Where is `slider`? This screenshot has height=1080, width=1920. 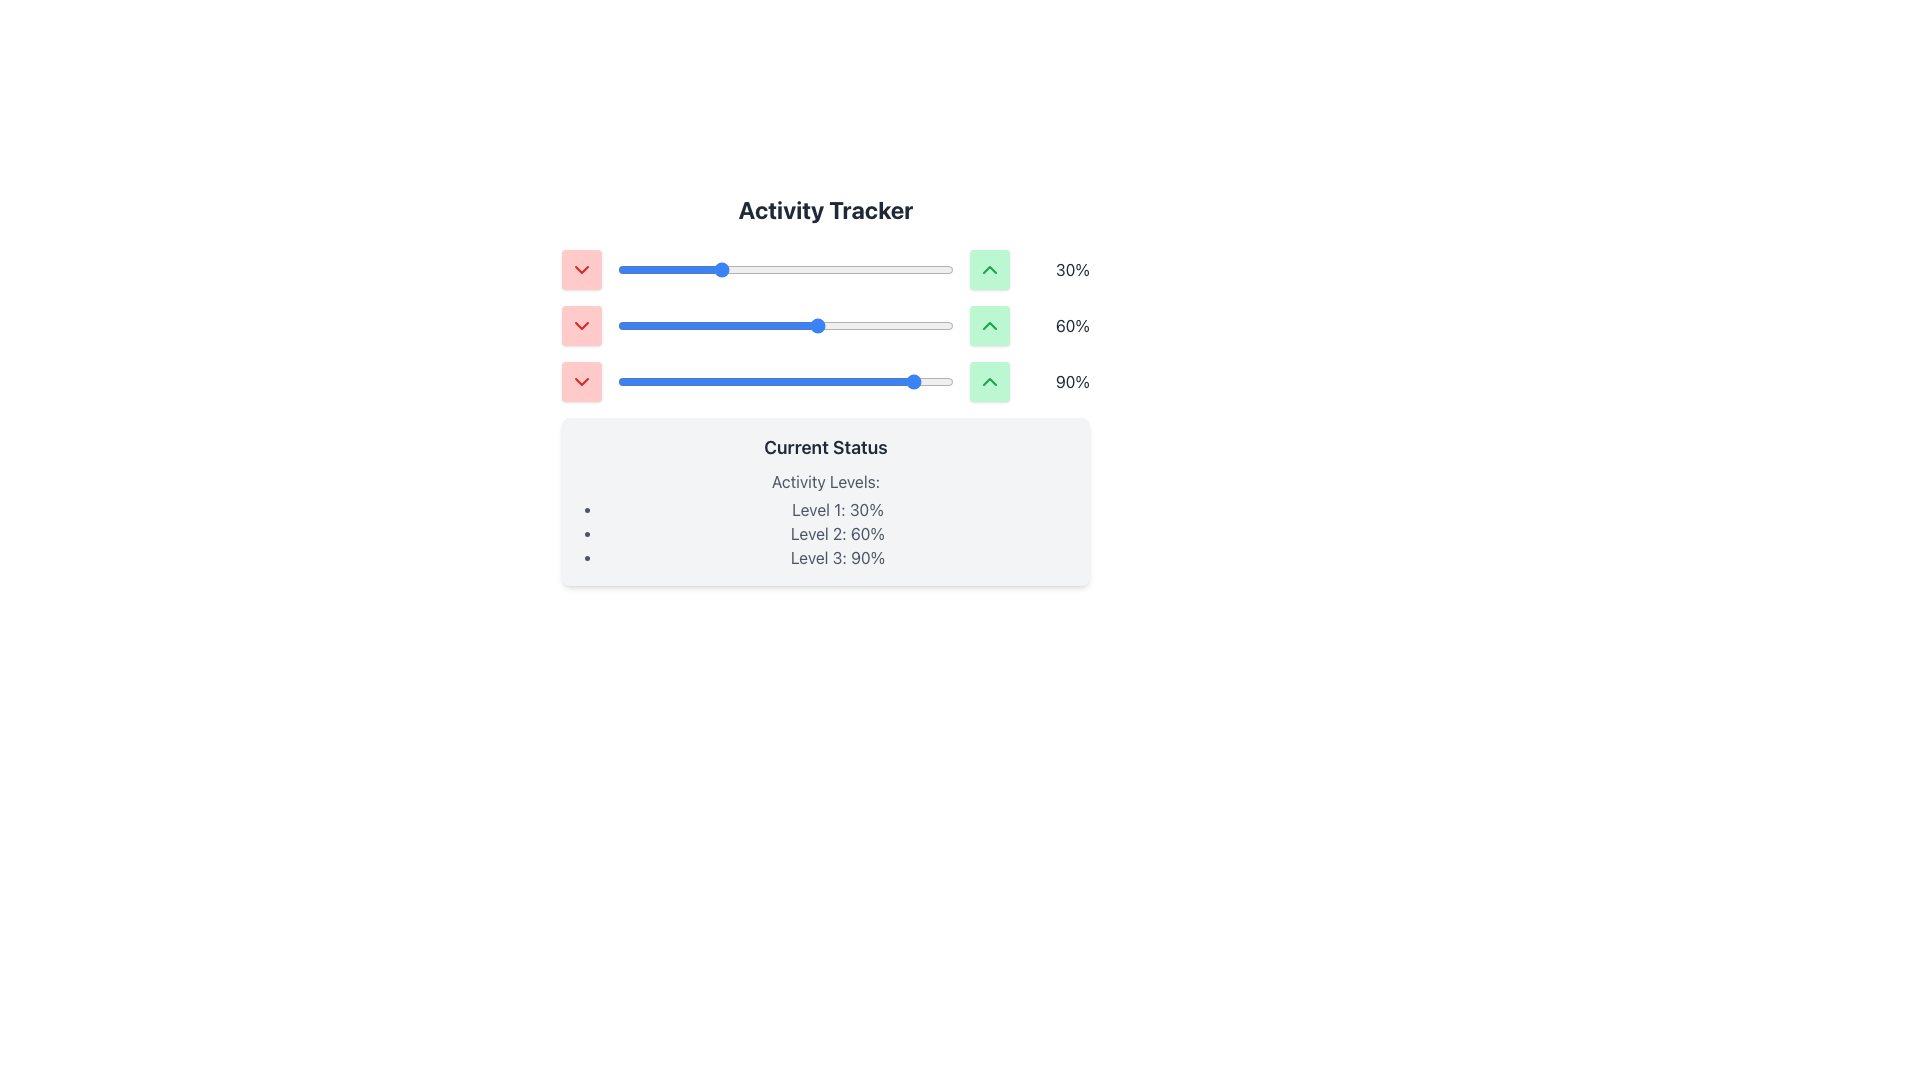
slider is located at coordinates (654, 270).